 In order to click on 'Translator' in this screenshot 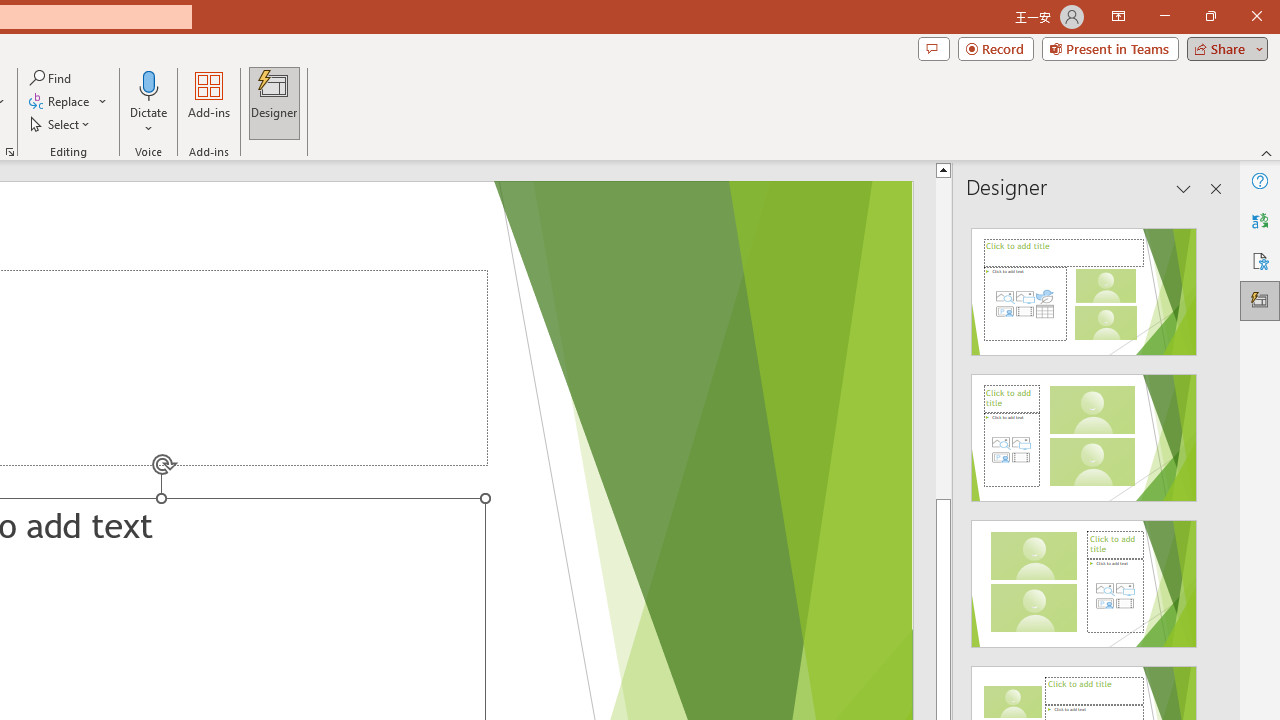, I will do `click(1259, 221)`.